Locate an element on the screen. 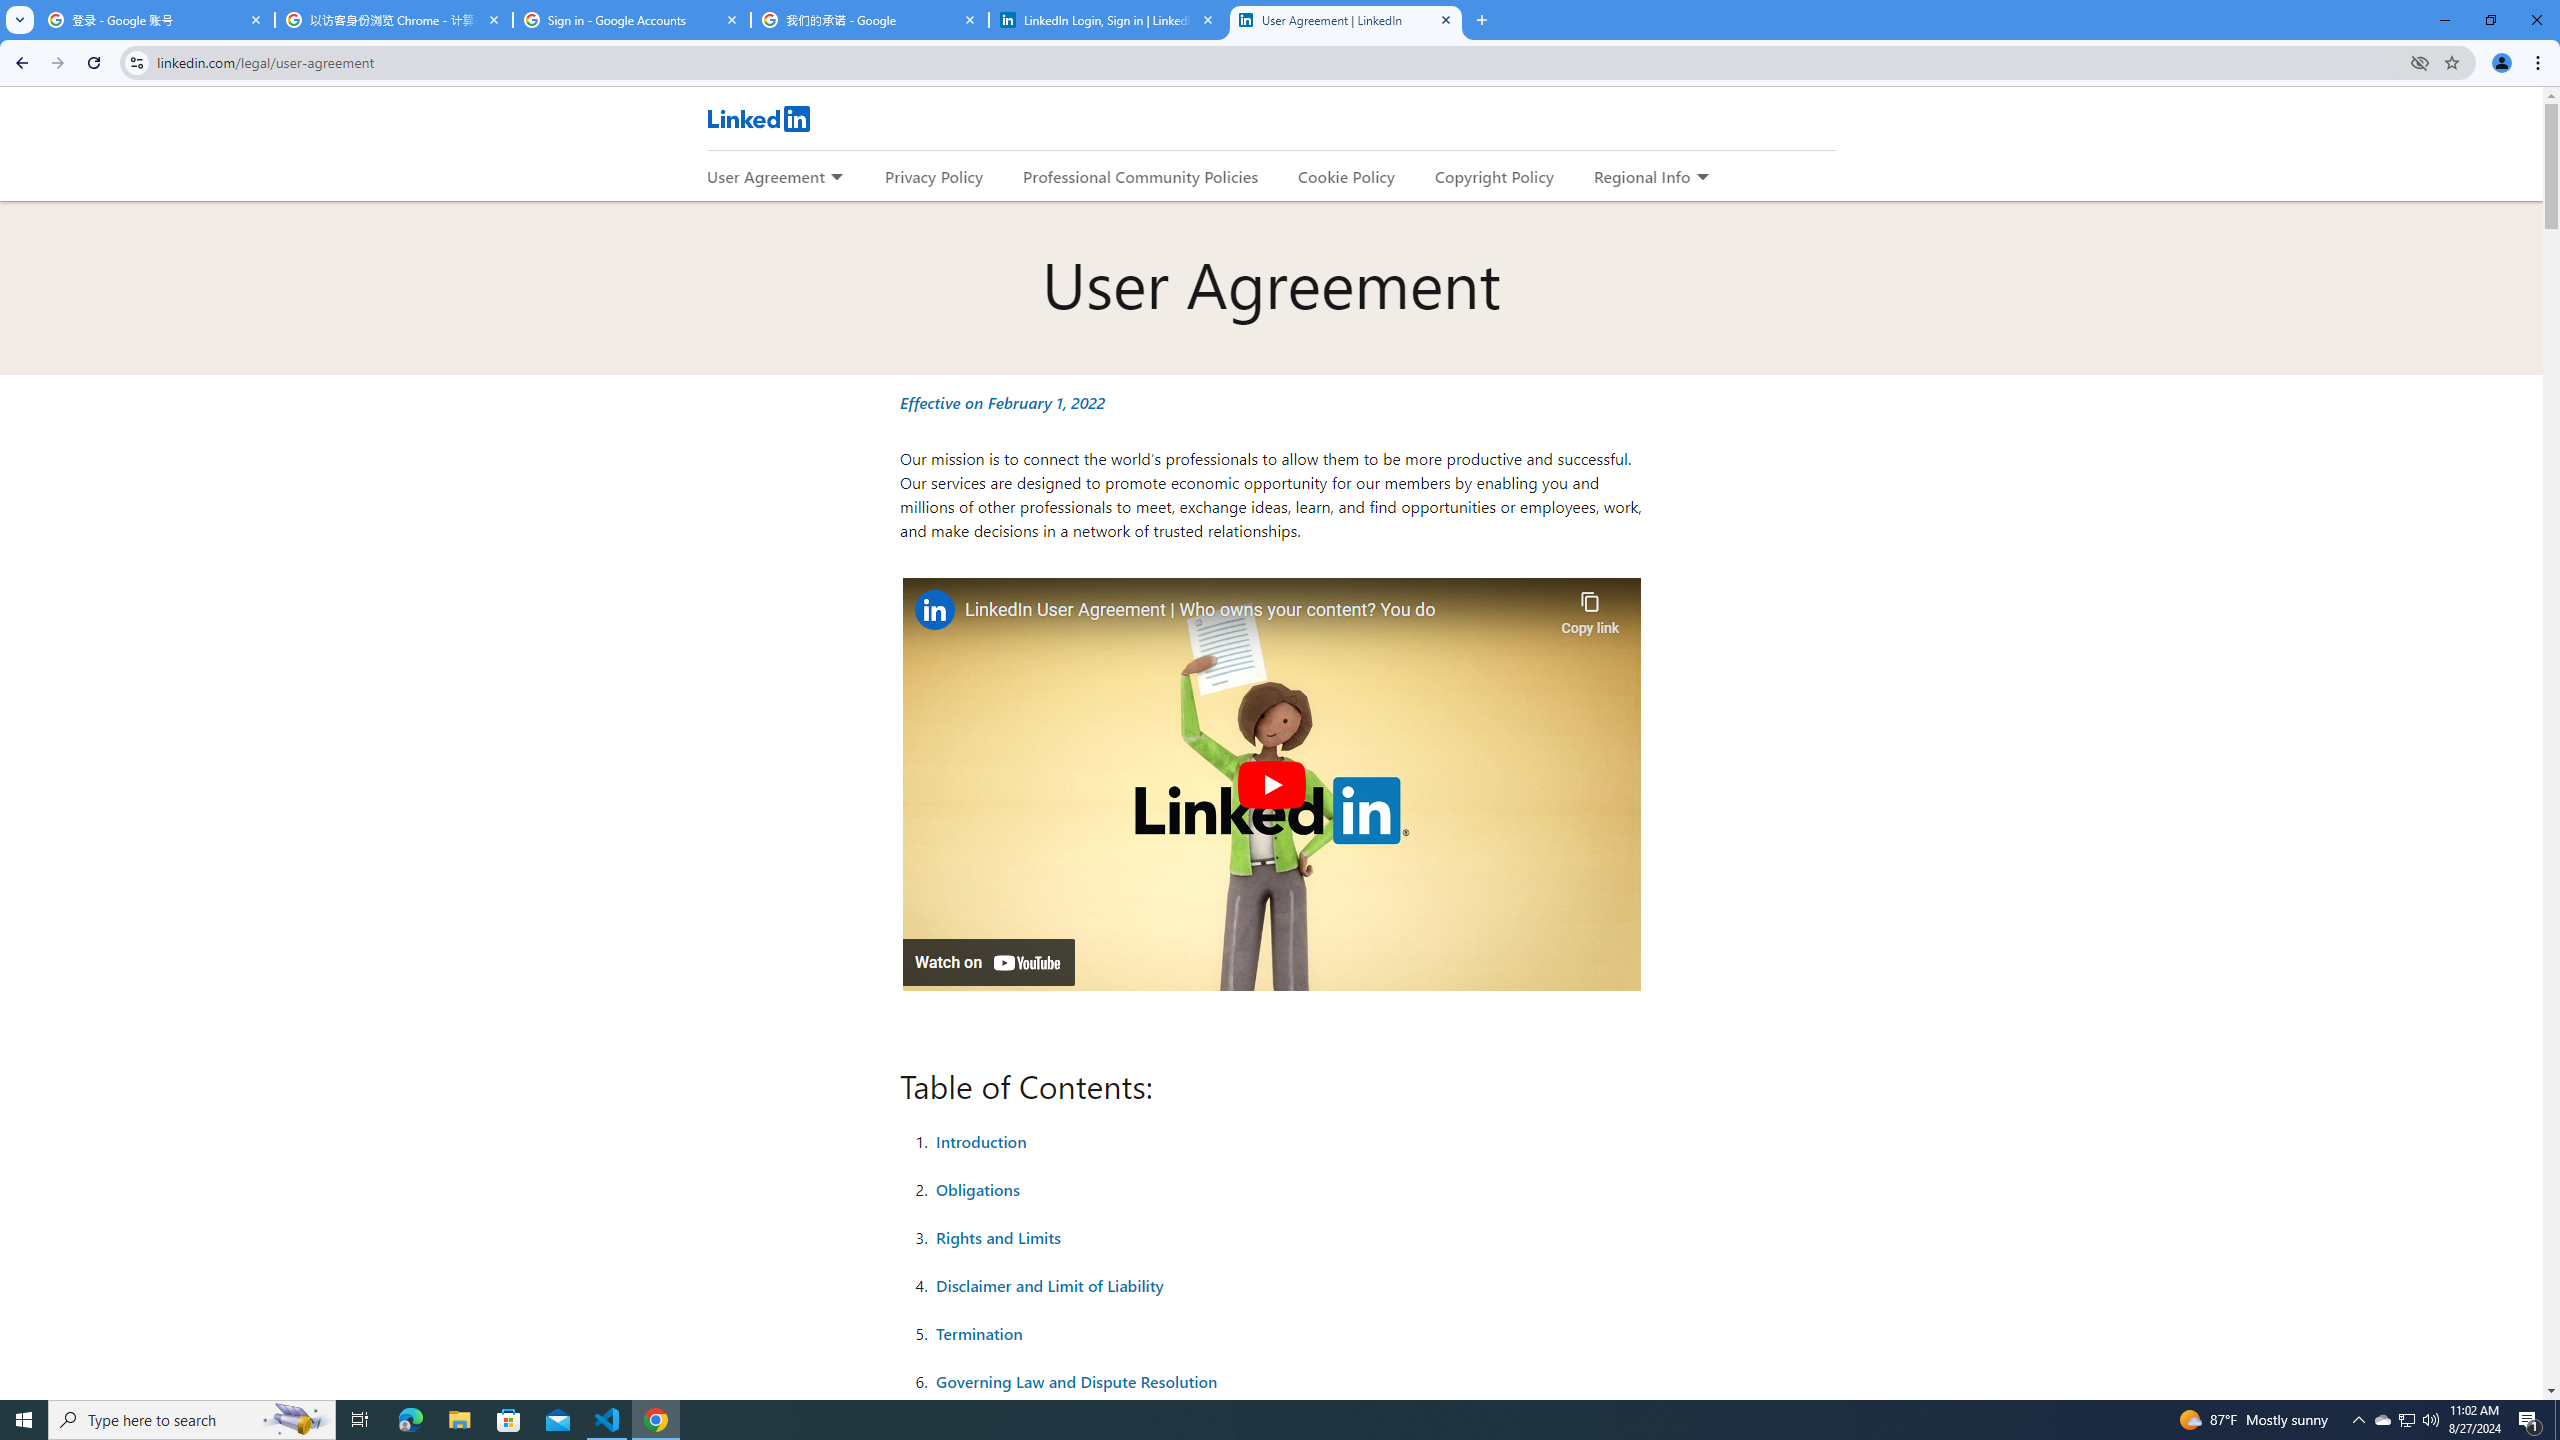  'Play' is located at coordinates (1271, 784).